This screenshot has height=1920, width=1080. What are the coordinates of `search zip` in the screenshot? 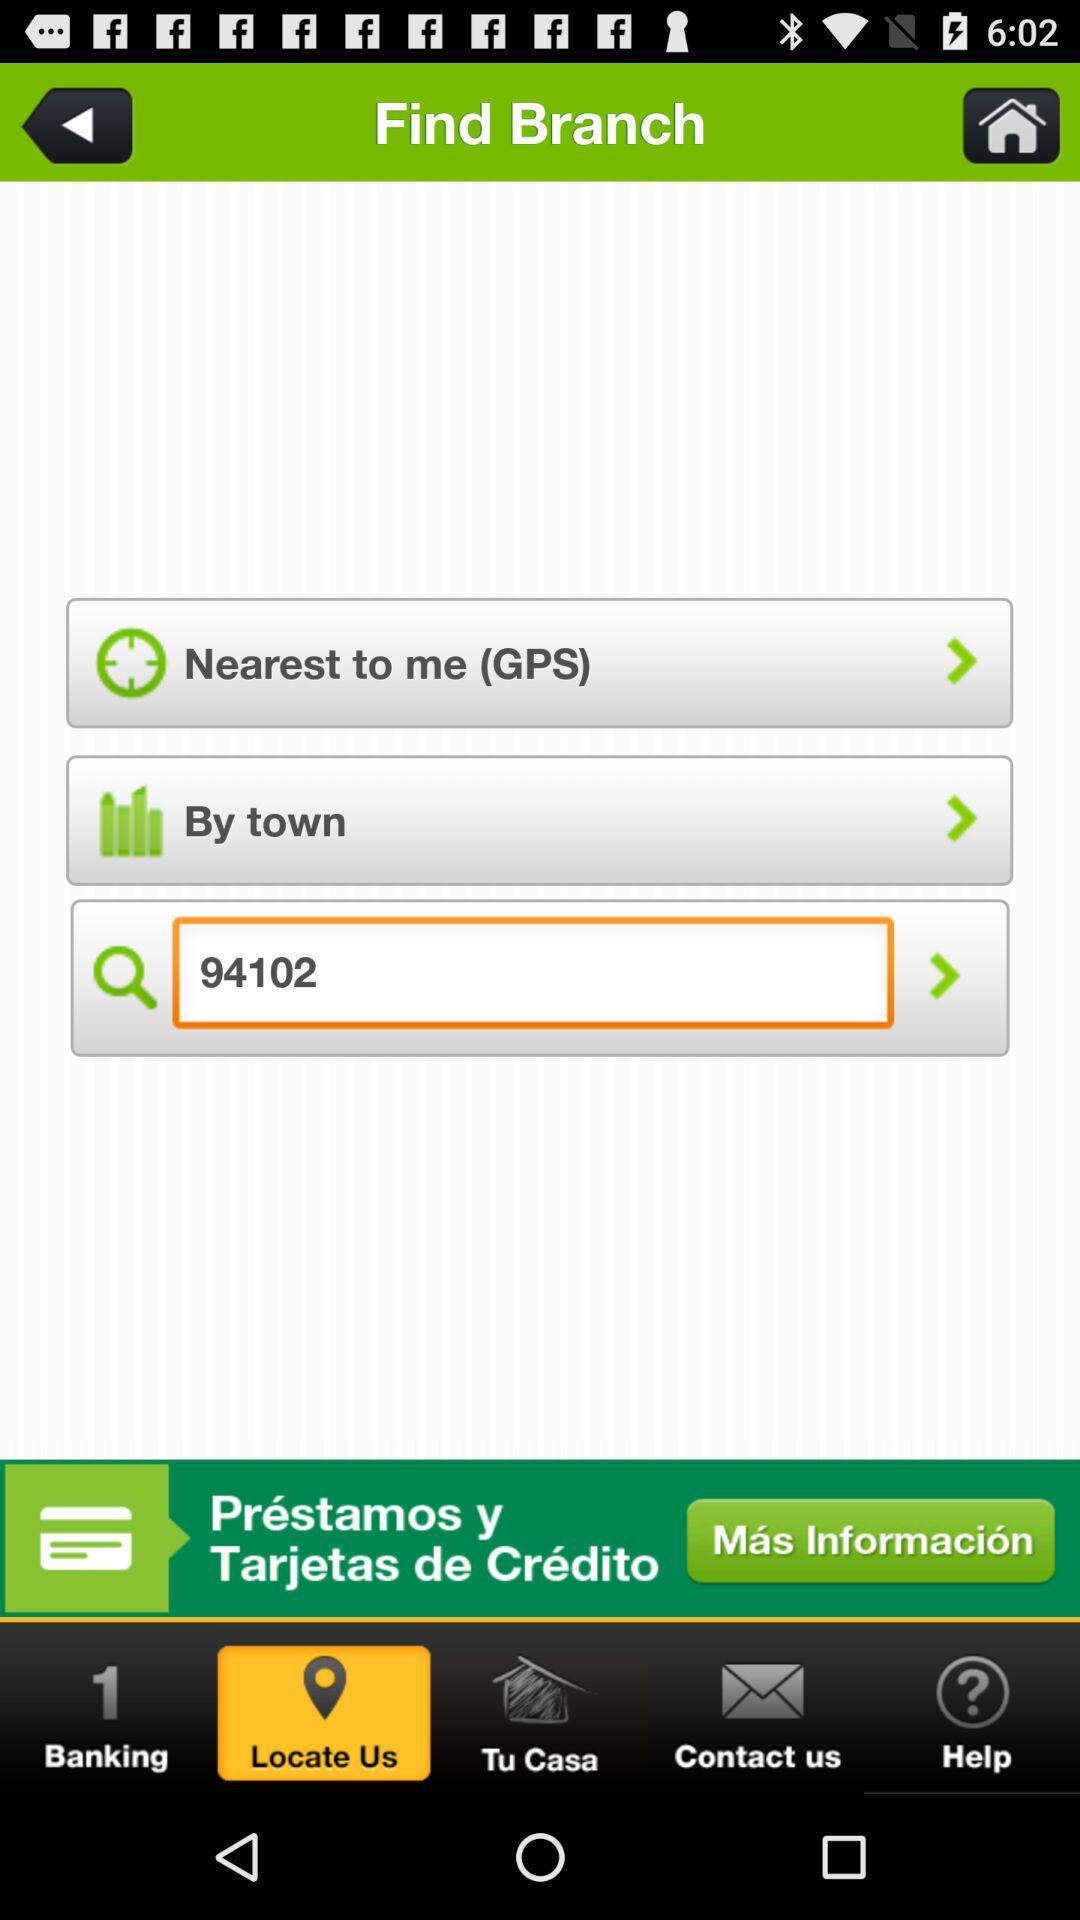 It's located at (323, 1707).